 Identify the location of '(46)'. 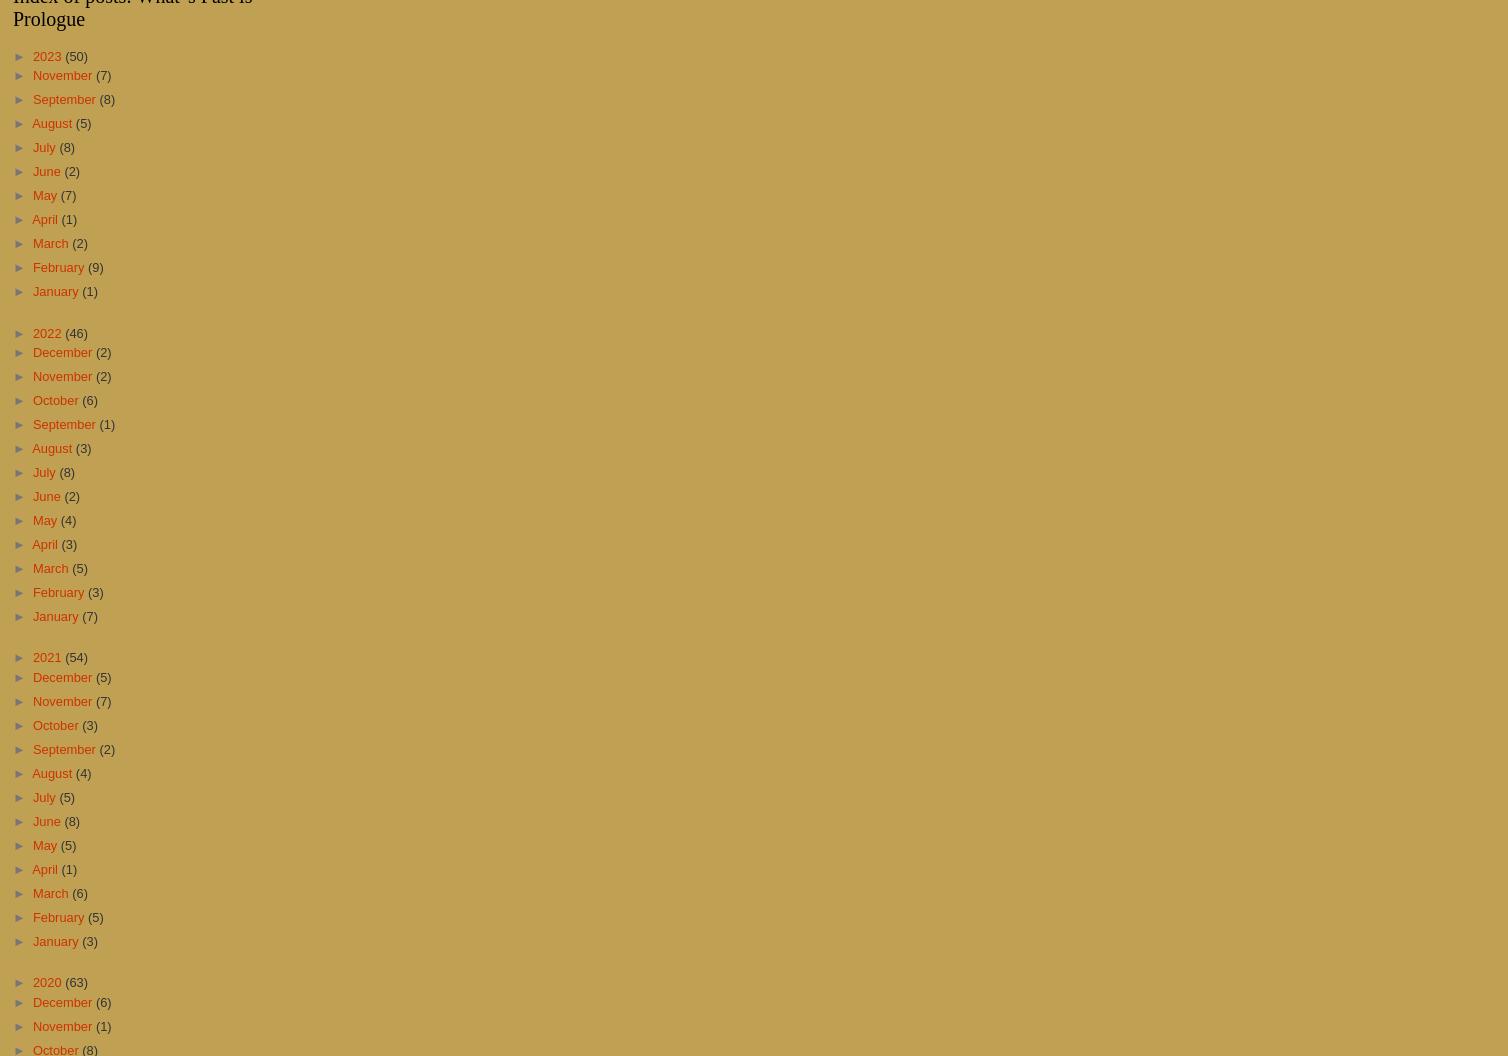
(76, 331).